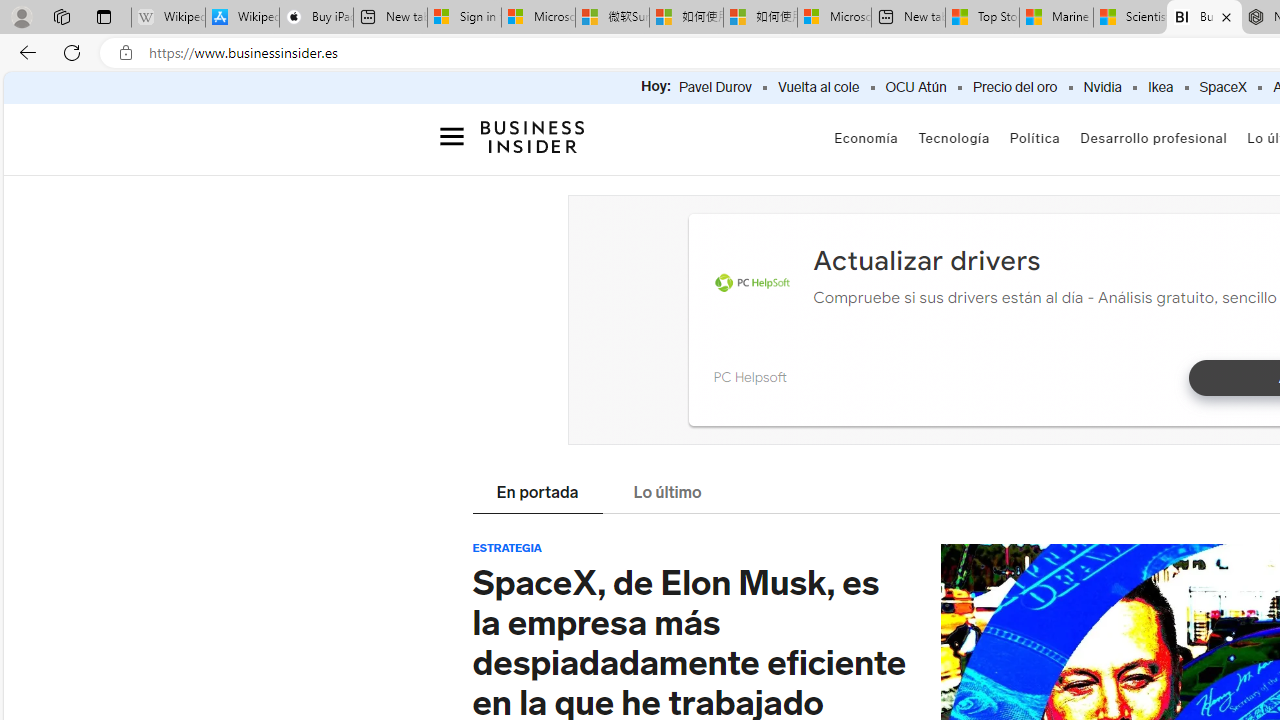  What do you see at coordinates (533, 135) in the screenshot?
I see `'Logo BusinessInsider.es'` at bounding box center [533, 135].